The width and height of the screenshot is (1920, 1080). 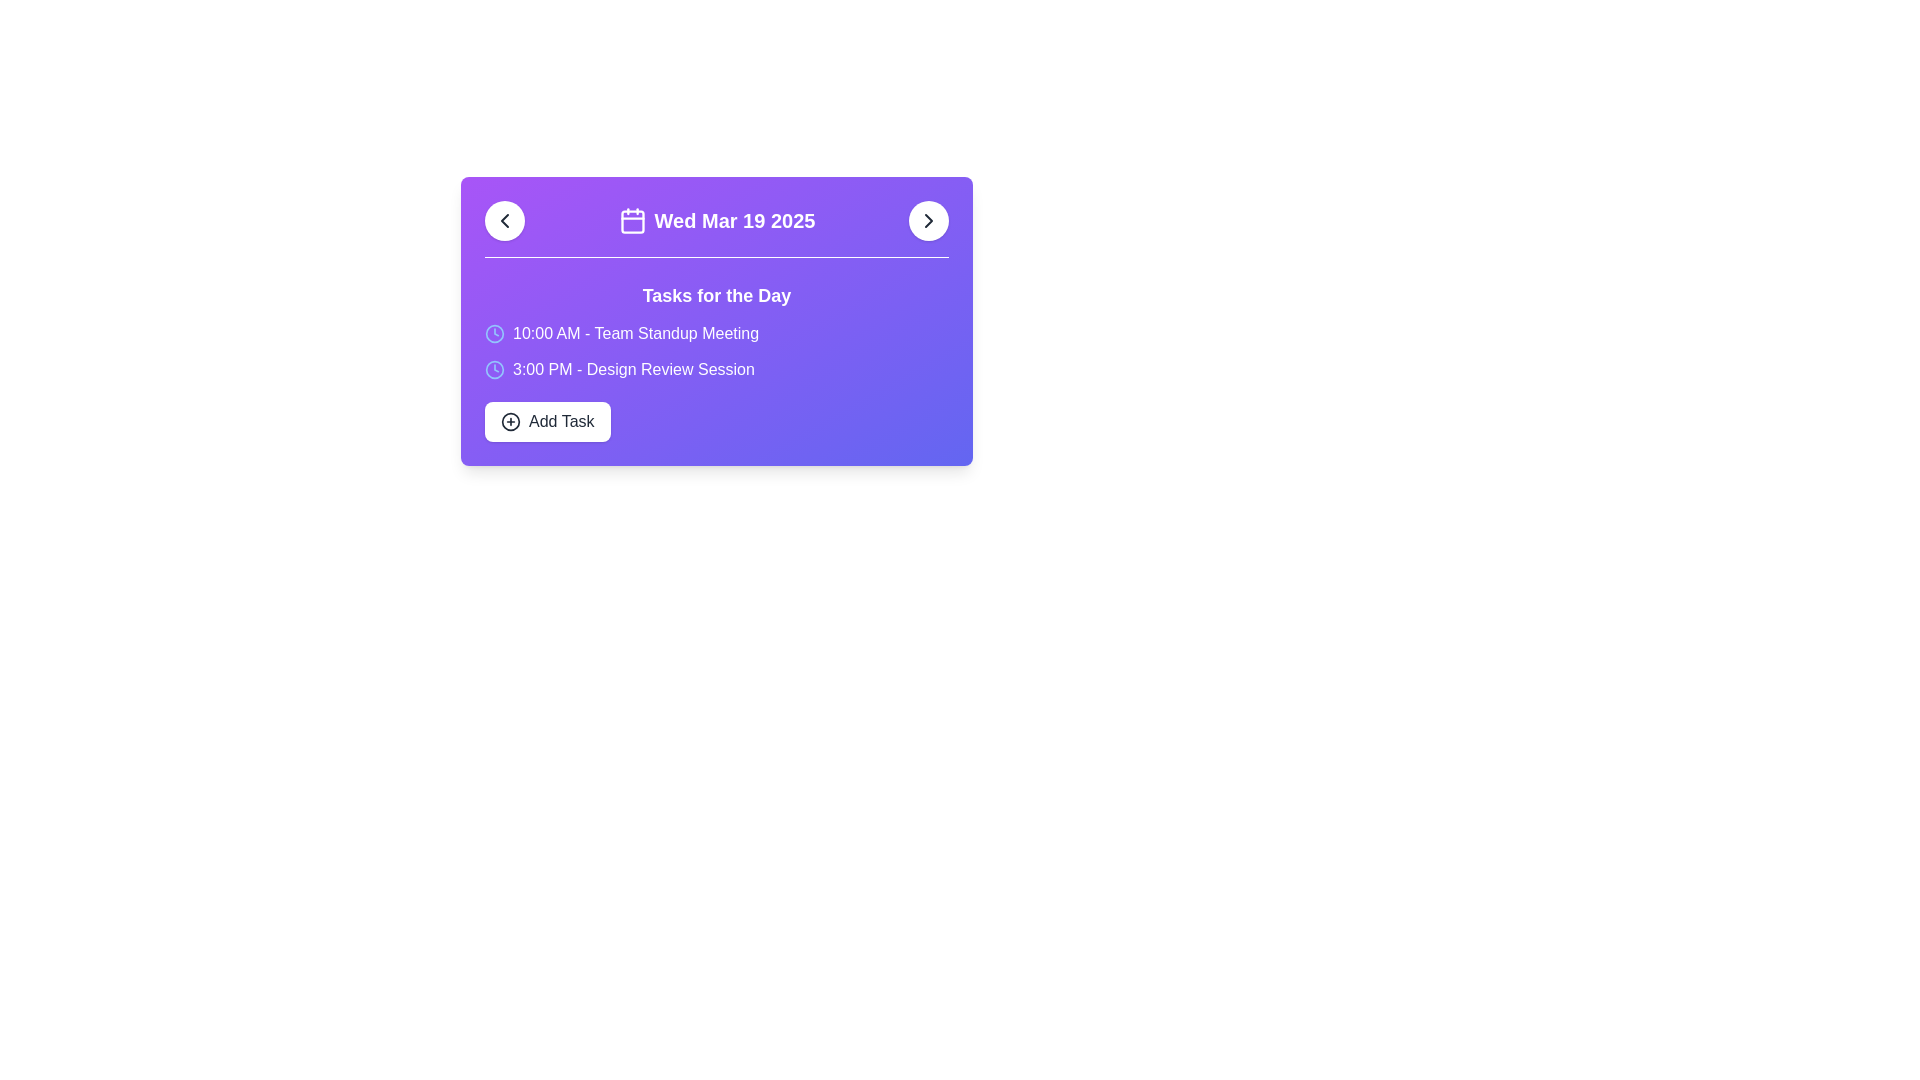 I want to click on the button located at the bottom right corner of the purple section labeled 'Tasks for the Day', so click(x=547, y=420).